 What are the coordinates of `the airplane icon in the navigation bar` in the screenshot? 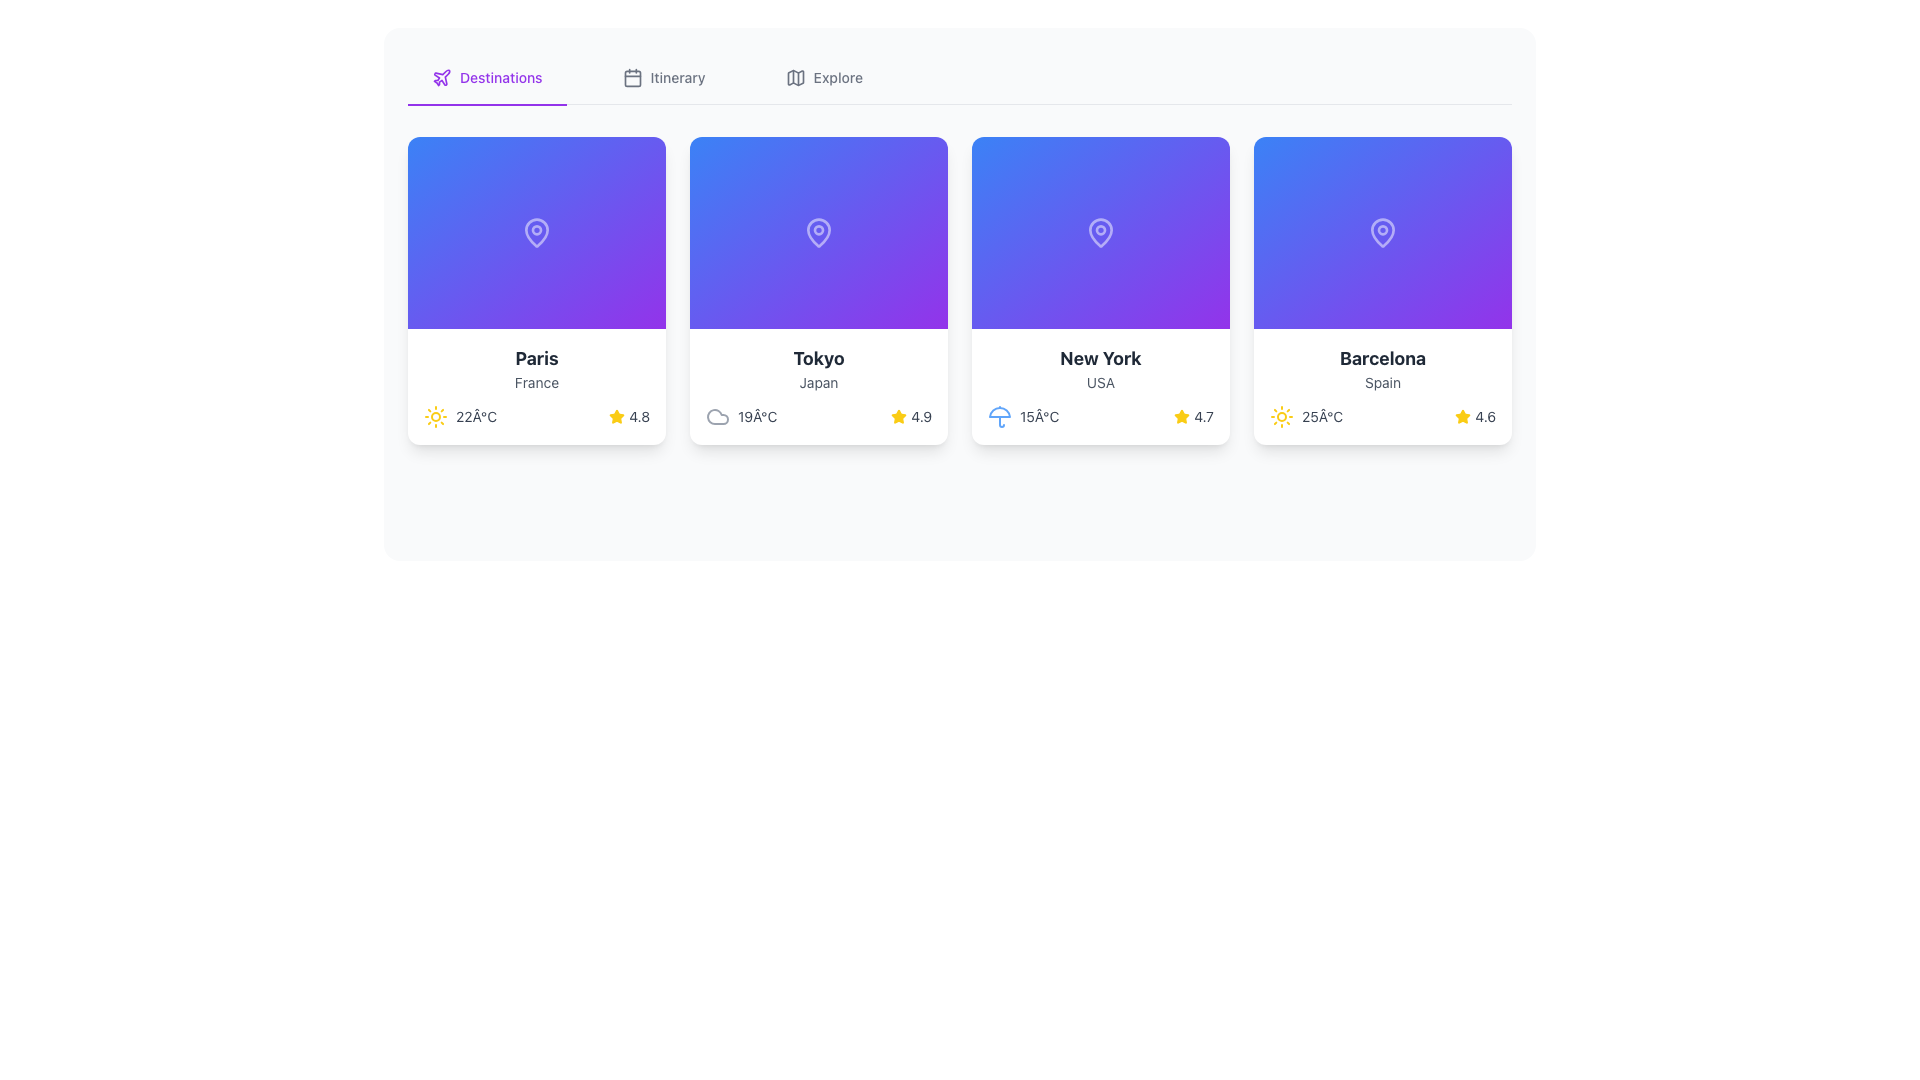 It's located at (440, 76).